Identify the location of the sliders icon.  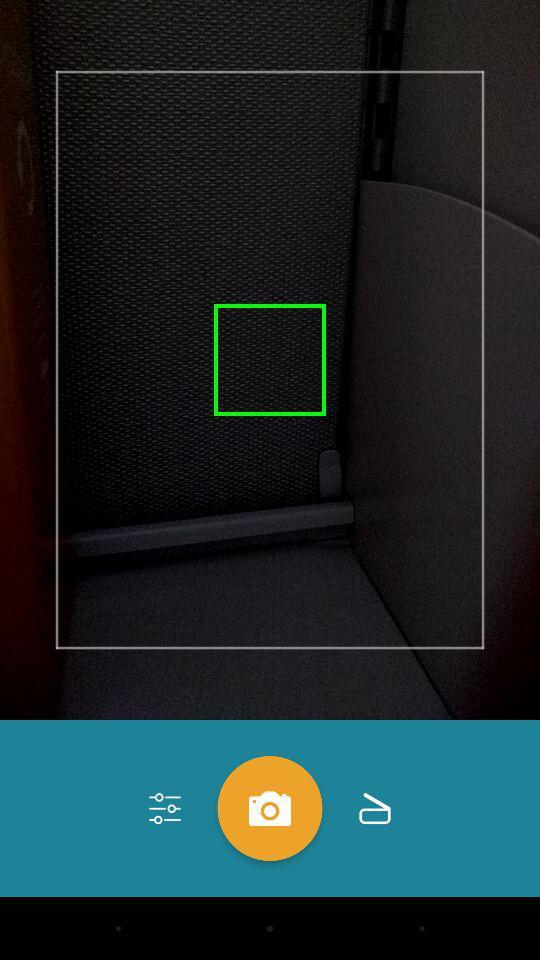
(164, 808).